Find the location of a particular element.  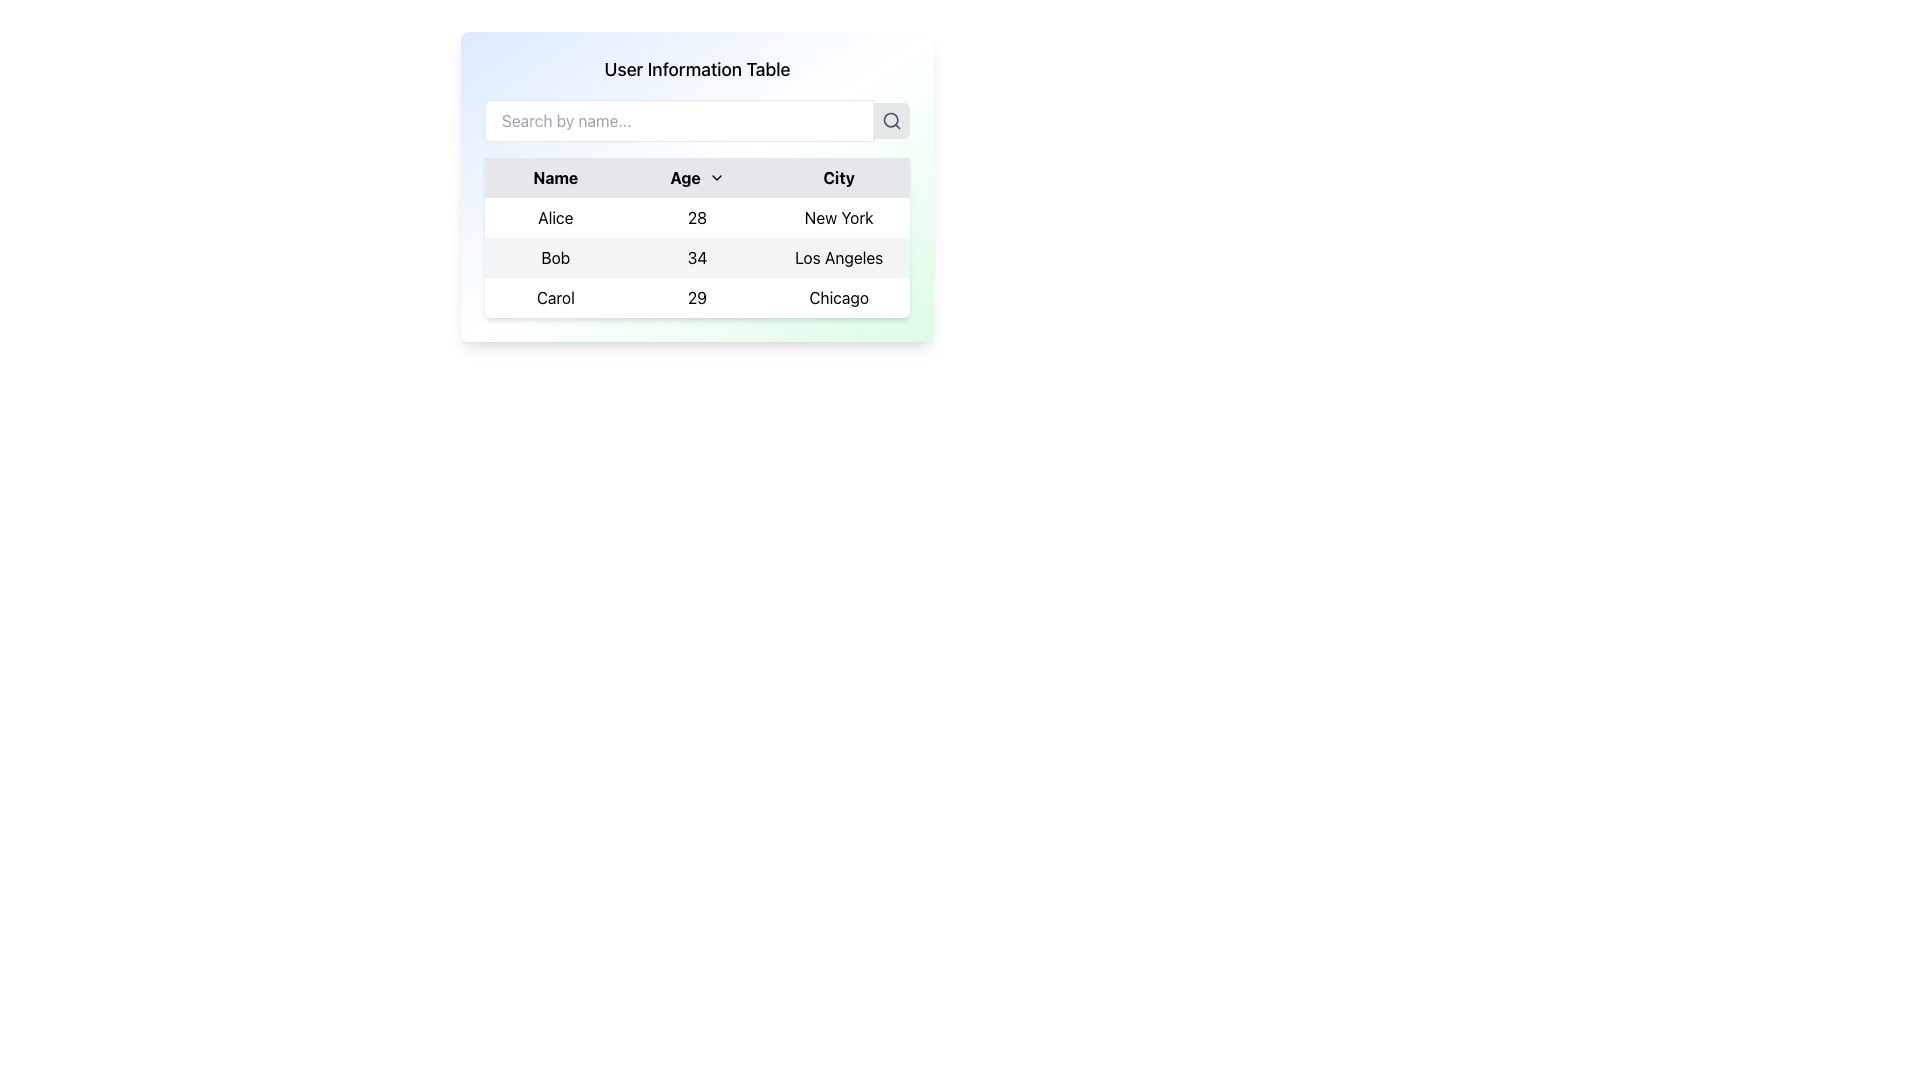

information displayed in the first row of the data table, which includes the user's name, age, and city is located at coordinates (697, 218).